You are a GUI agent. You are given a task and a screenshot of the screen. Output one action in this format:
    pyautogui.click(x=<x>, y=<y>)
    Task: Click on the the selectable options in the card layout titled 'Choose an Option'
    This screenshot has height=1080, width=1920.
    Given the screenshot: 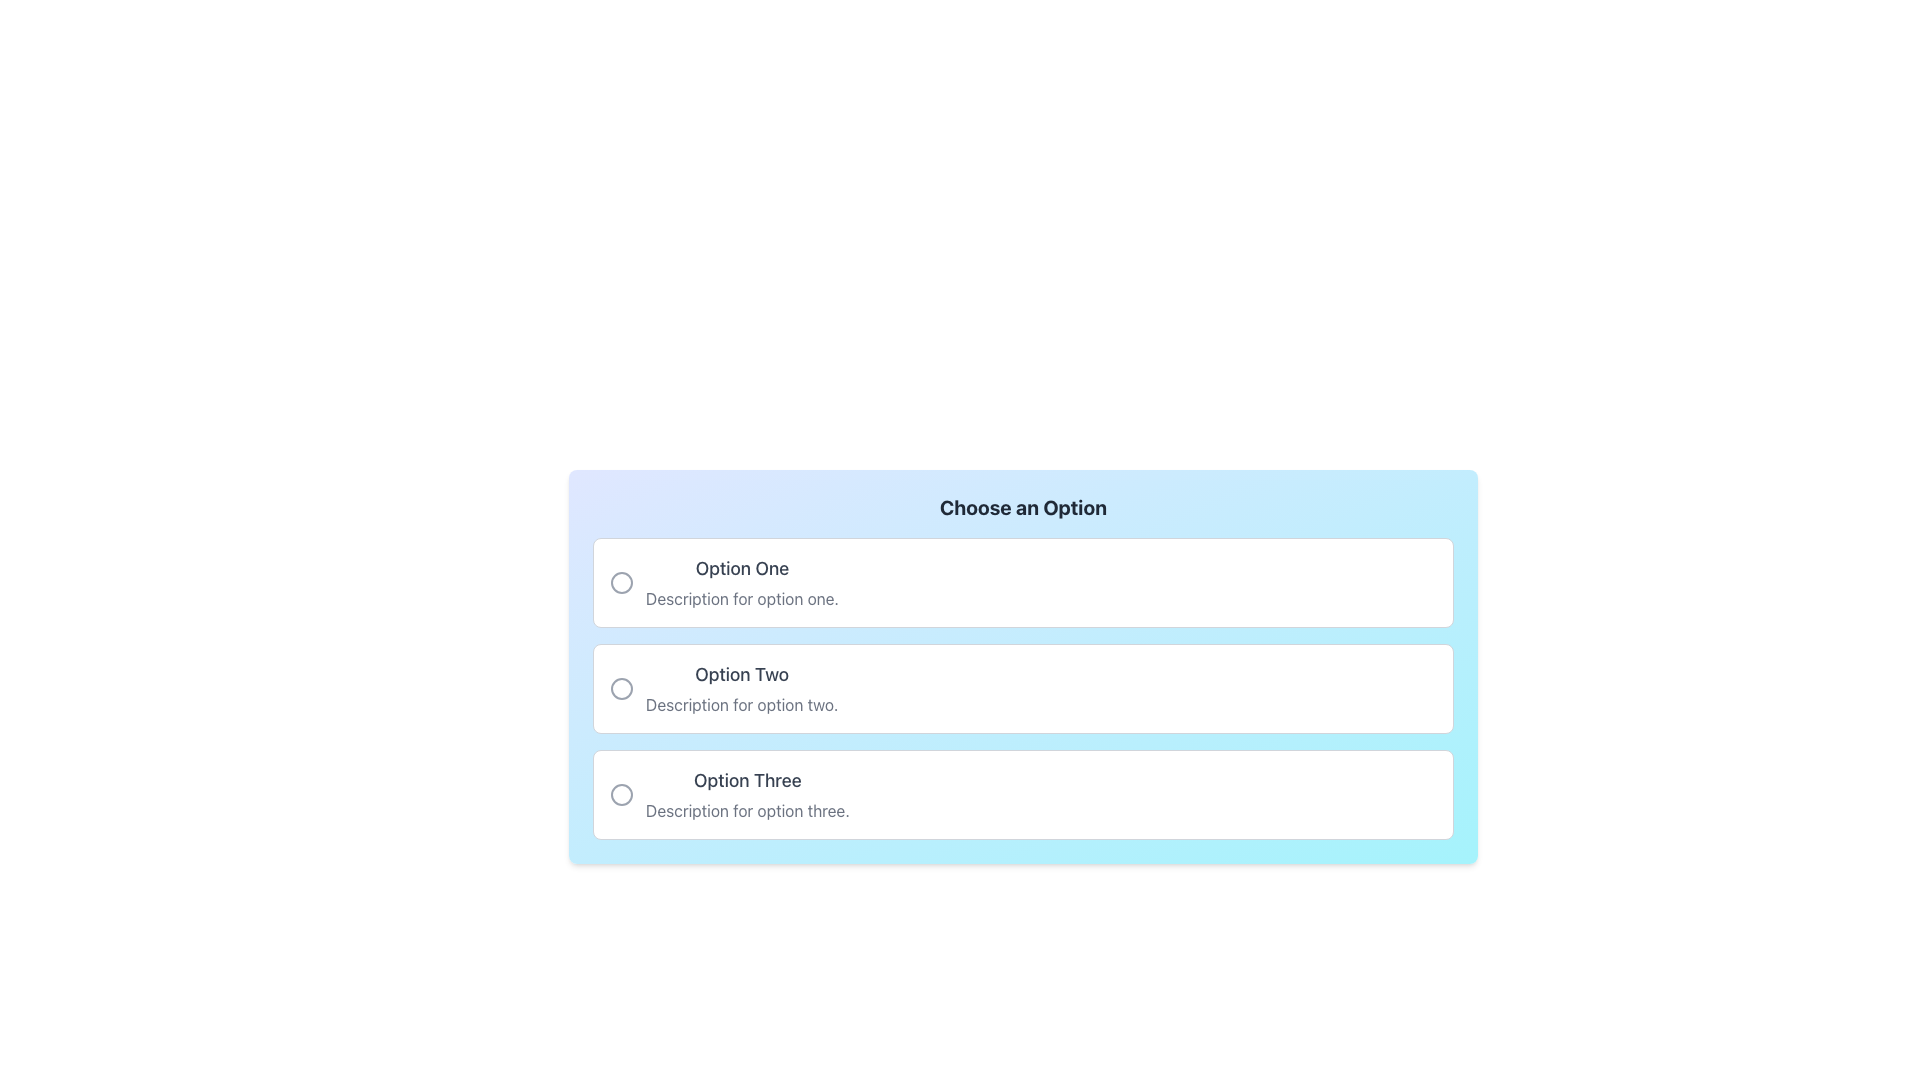 What is the action you would take?
    pyautogui.click(x=1023, y=696)
    